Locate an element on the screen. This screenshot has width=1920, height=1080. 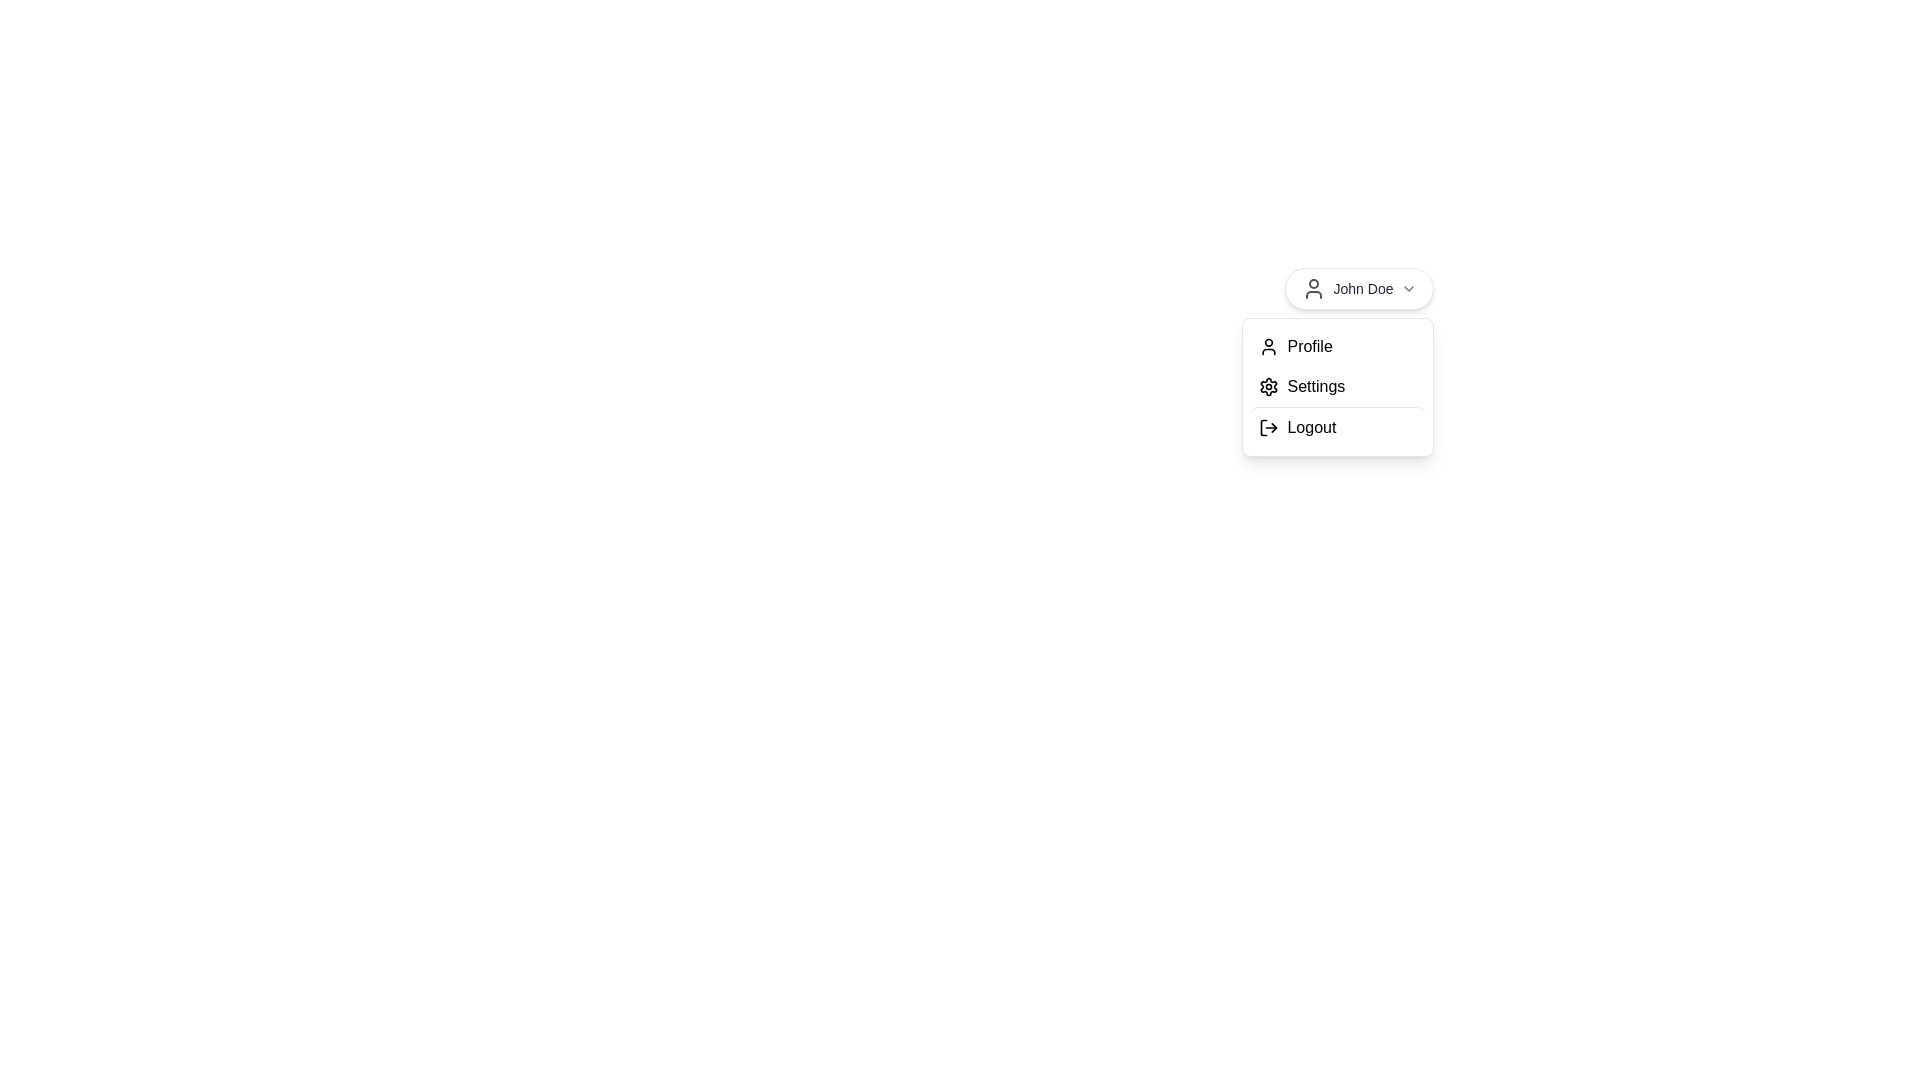
the downward-facing chevron icon indicating a dropdown next to 'John Doe' for the context menu is located at coordinates (1408, 289).